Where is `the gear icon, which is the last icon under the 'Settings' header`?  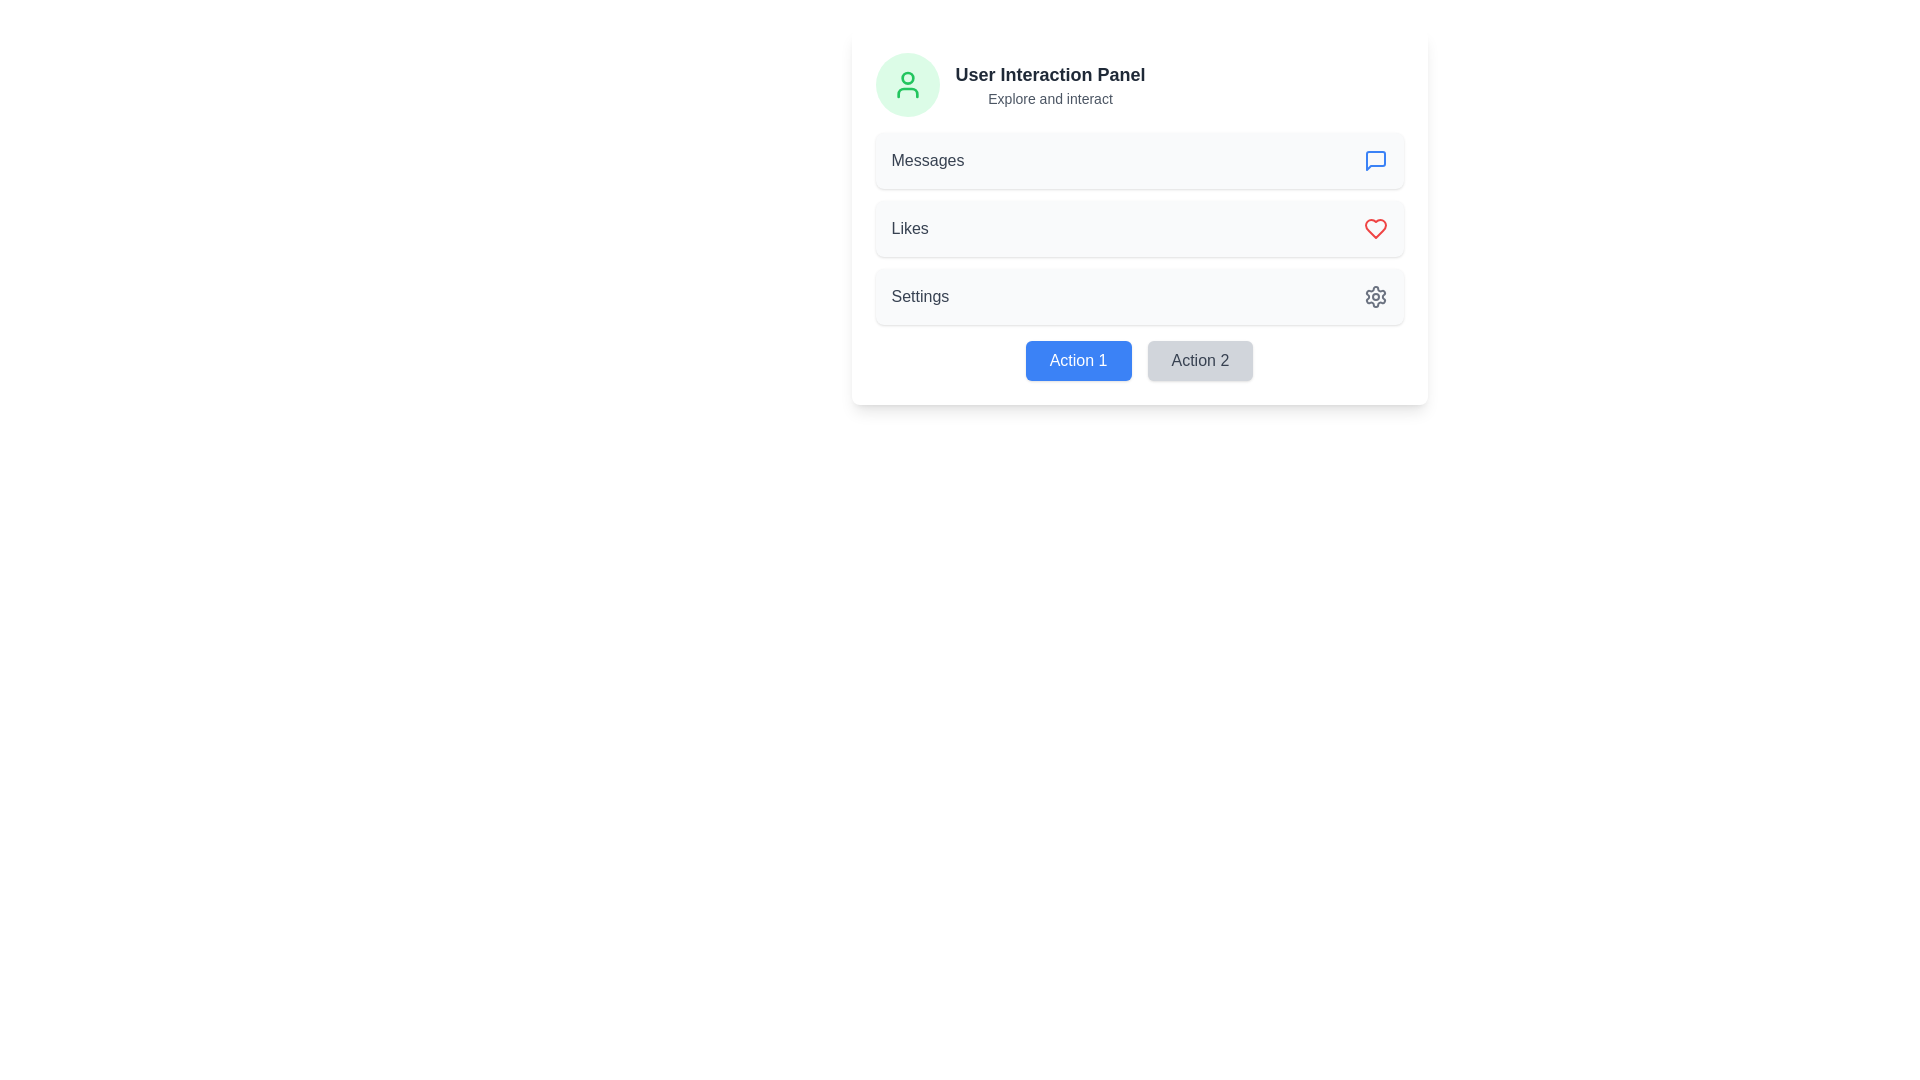
the gear icon, which is the last icon under the 'Settings' header is located at coordinates (1374, 297).